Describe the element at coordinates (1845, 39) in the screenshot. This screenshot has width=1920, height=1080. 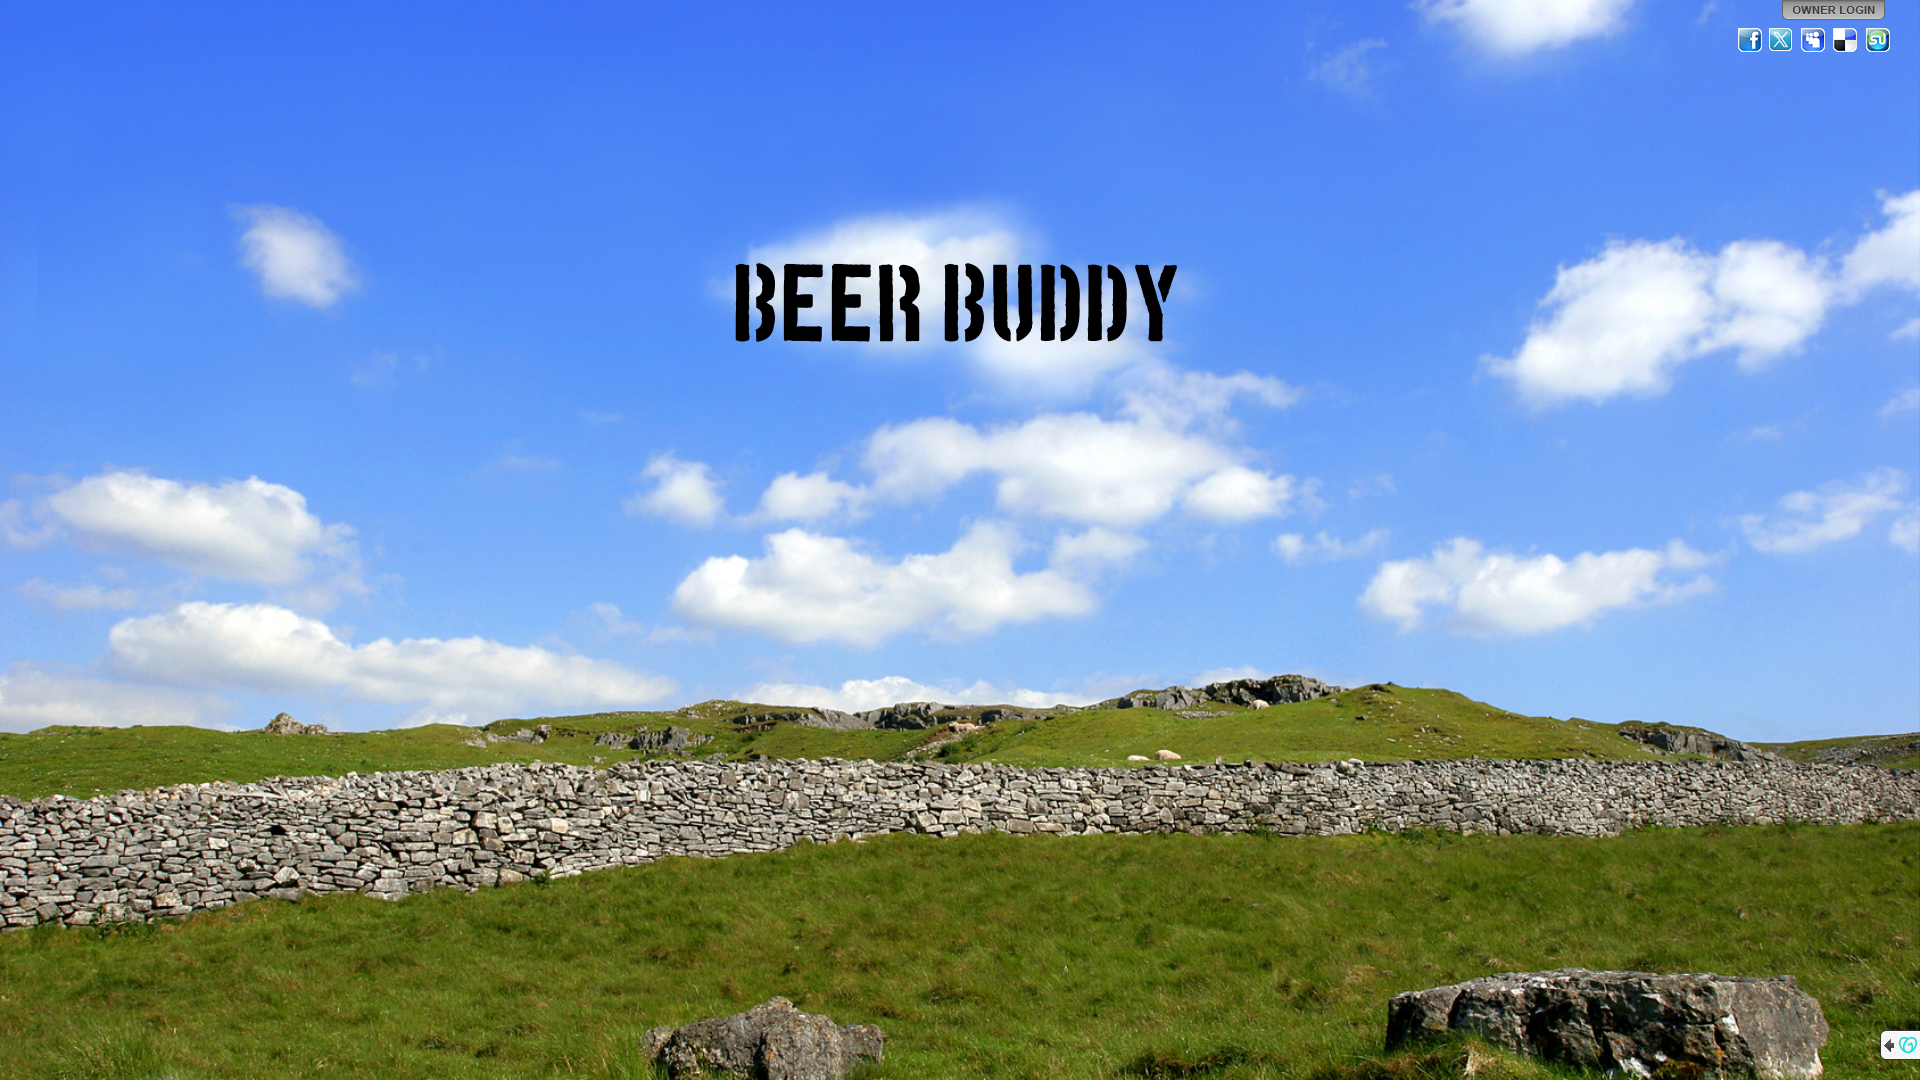
I see `'Del.icio.us'` at that location.